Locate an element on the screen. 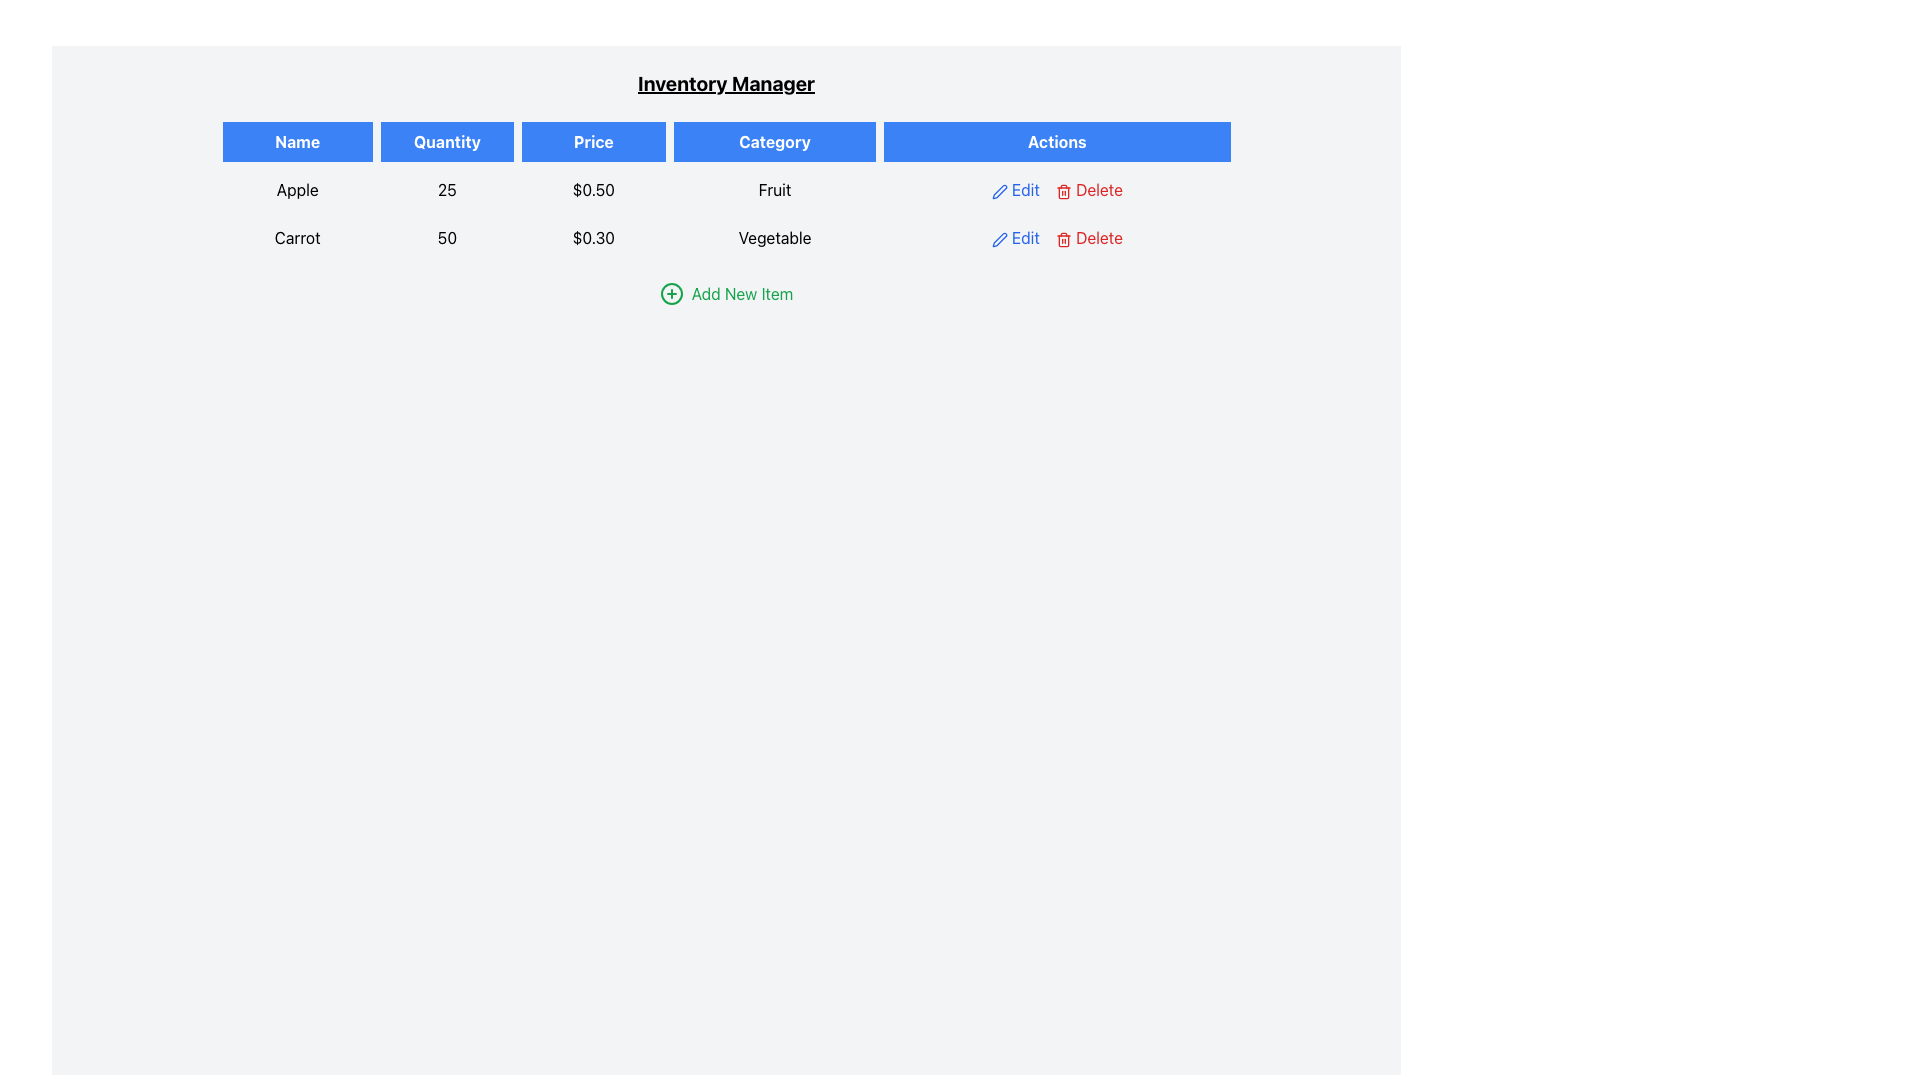 Image resolution: width=1920 pixels, height=1080 pixels. the delete icon located in the 'Actions' column of the second row in the table is located at coordinates (1062, 238).